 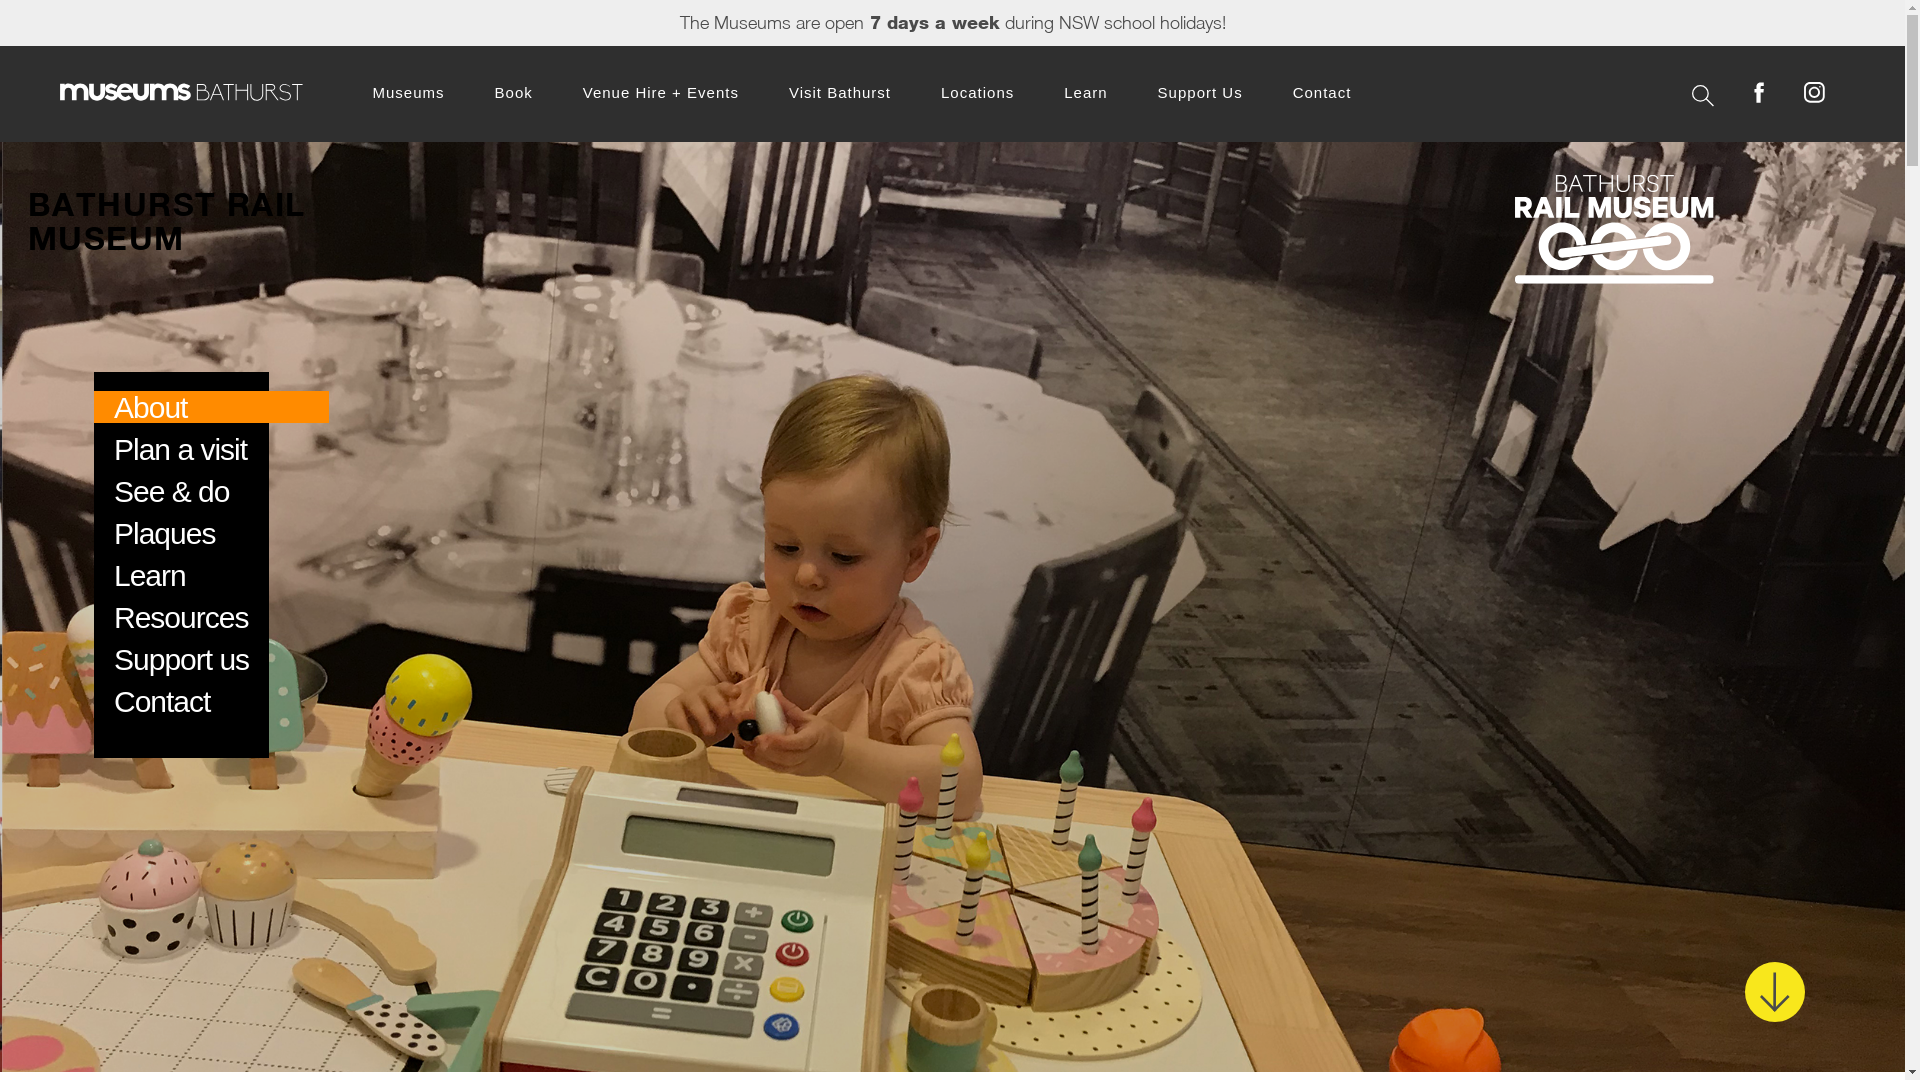 What do you see at coordinates (164, 532) in the screenshot?
I see `'Plaques'` at bounding box center [164, 532].